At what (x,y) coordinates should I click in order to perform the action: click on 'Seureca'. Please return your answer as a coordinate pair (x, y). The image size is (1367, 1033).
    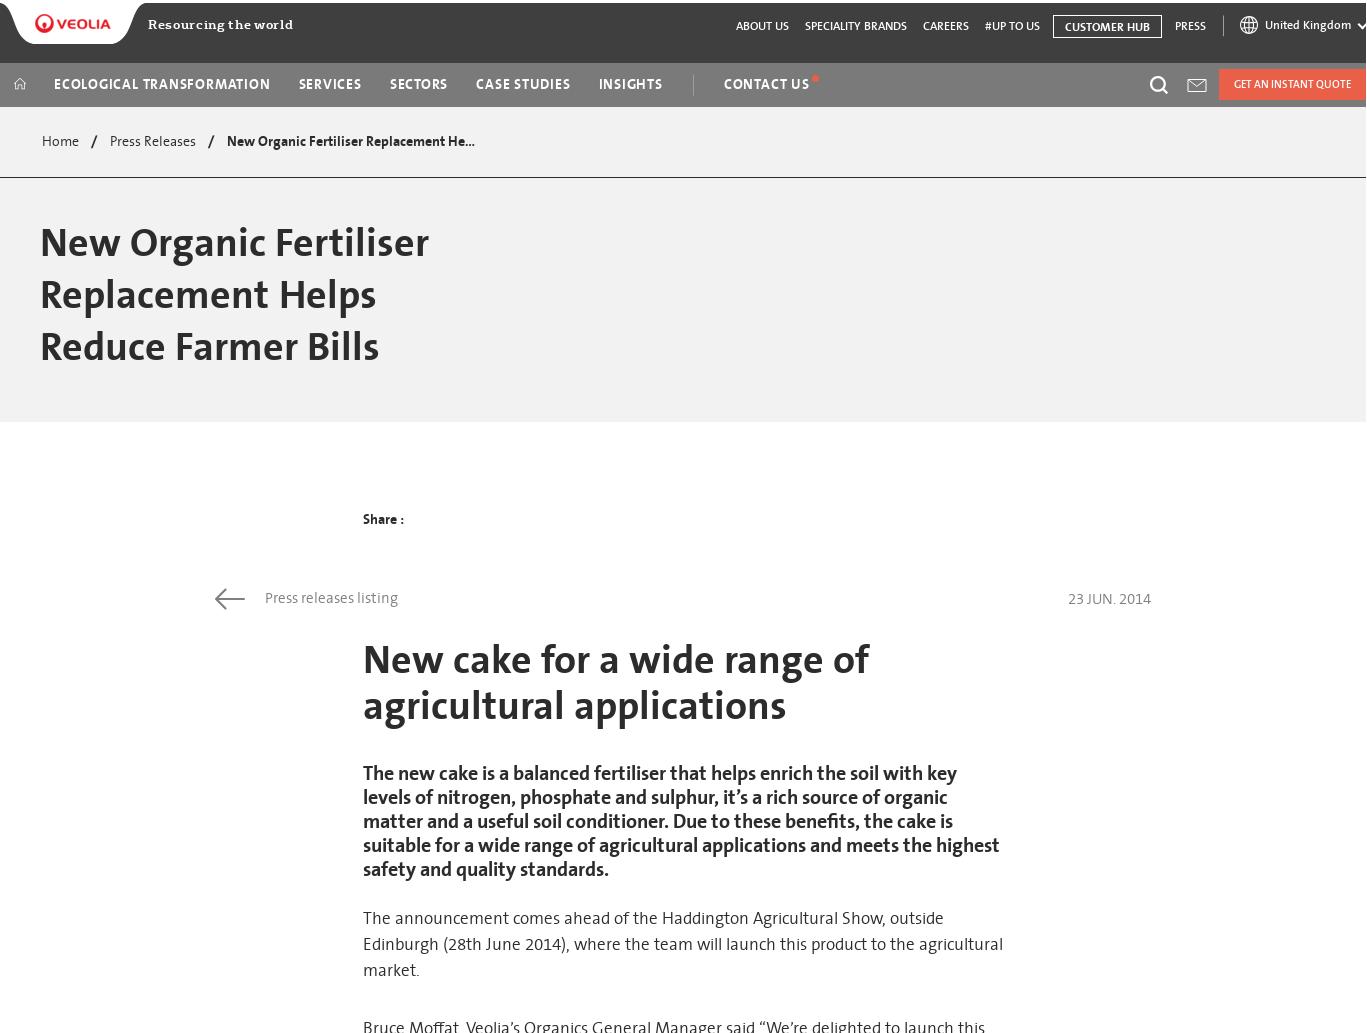
    Looking at the image, I should click on (1045, 428).